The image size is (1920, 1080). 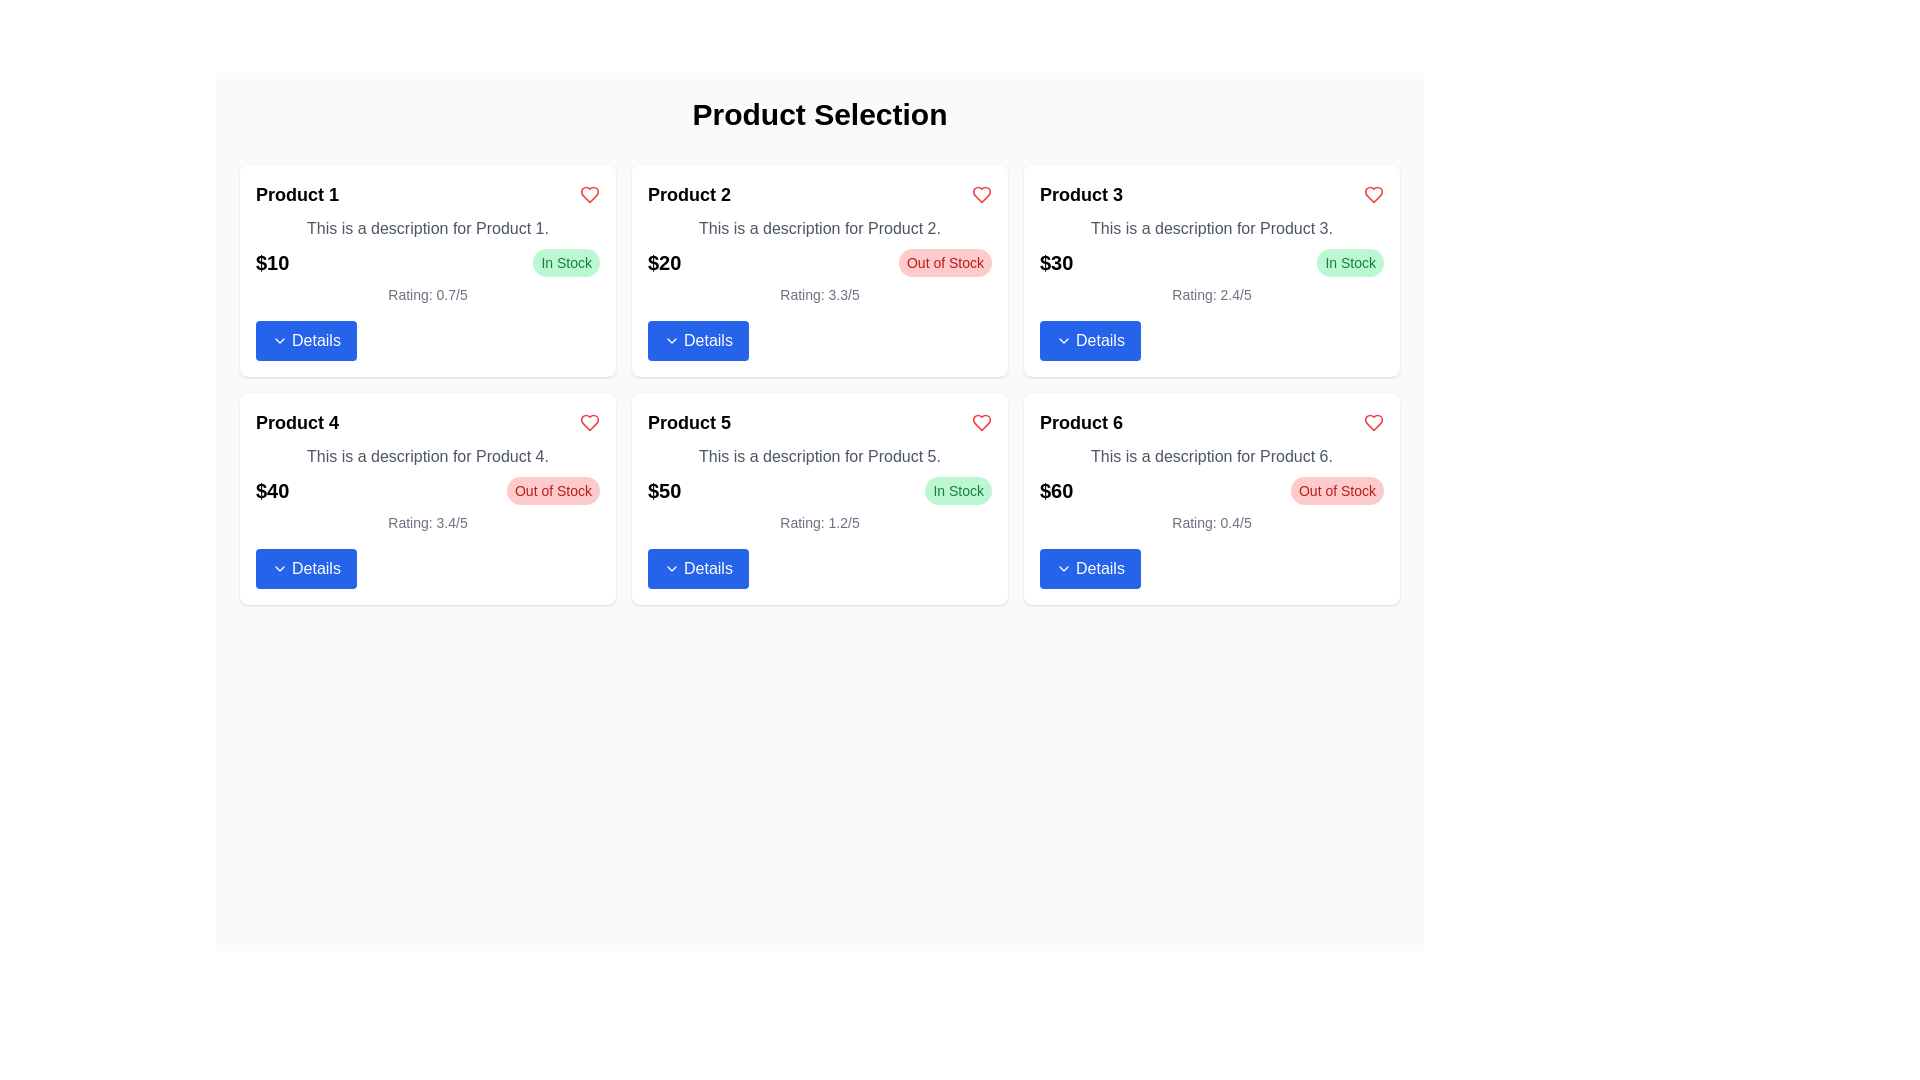 What do you see at coordinates (1089, 569) in the screenshot?
I see `the button located at the bottom of the card for 'Product 6' in the rightmost column of the second row` at bounding box center [1089, 569].